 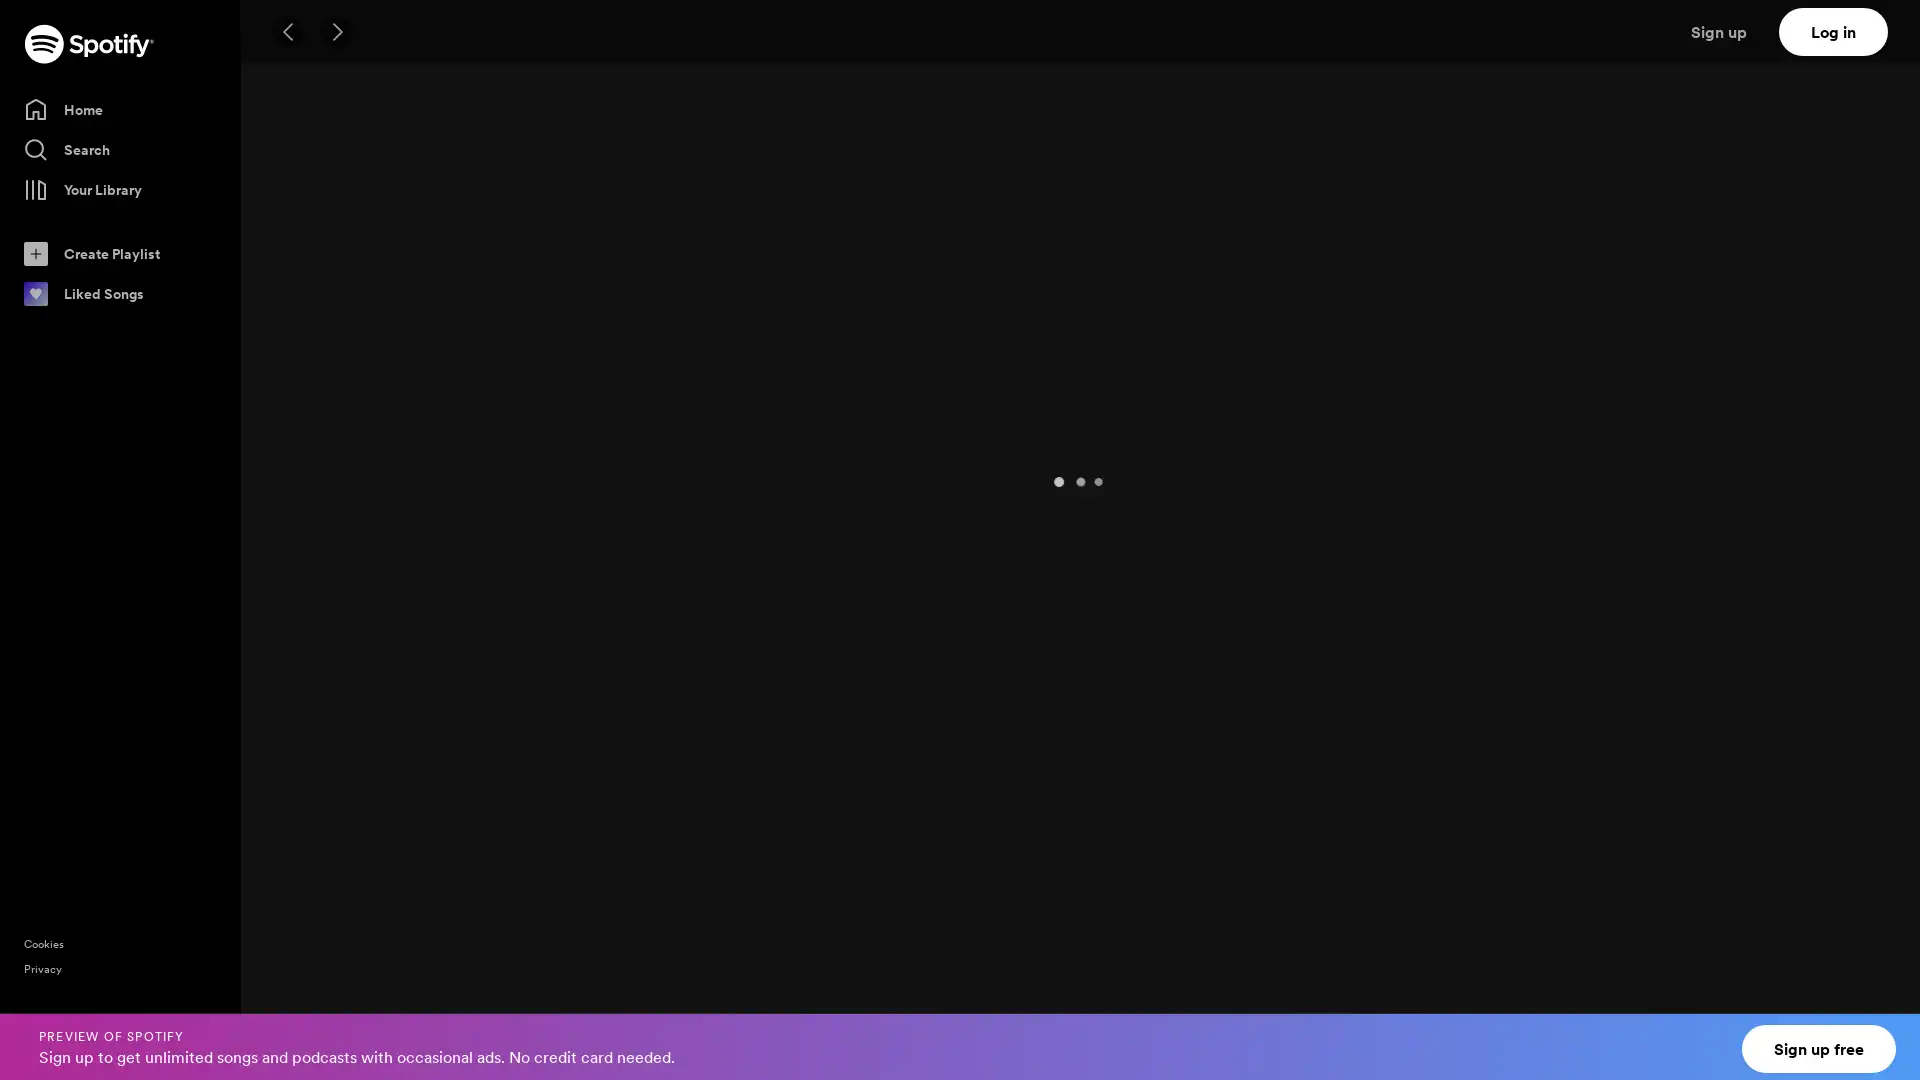 I want to click on Close, so click(x=1886, y=1034).